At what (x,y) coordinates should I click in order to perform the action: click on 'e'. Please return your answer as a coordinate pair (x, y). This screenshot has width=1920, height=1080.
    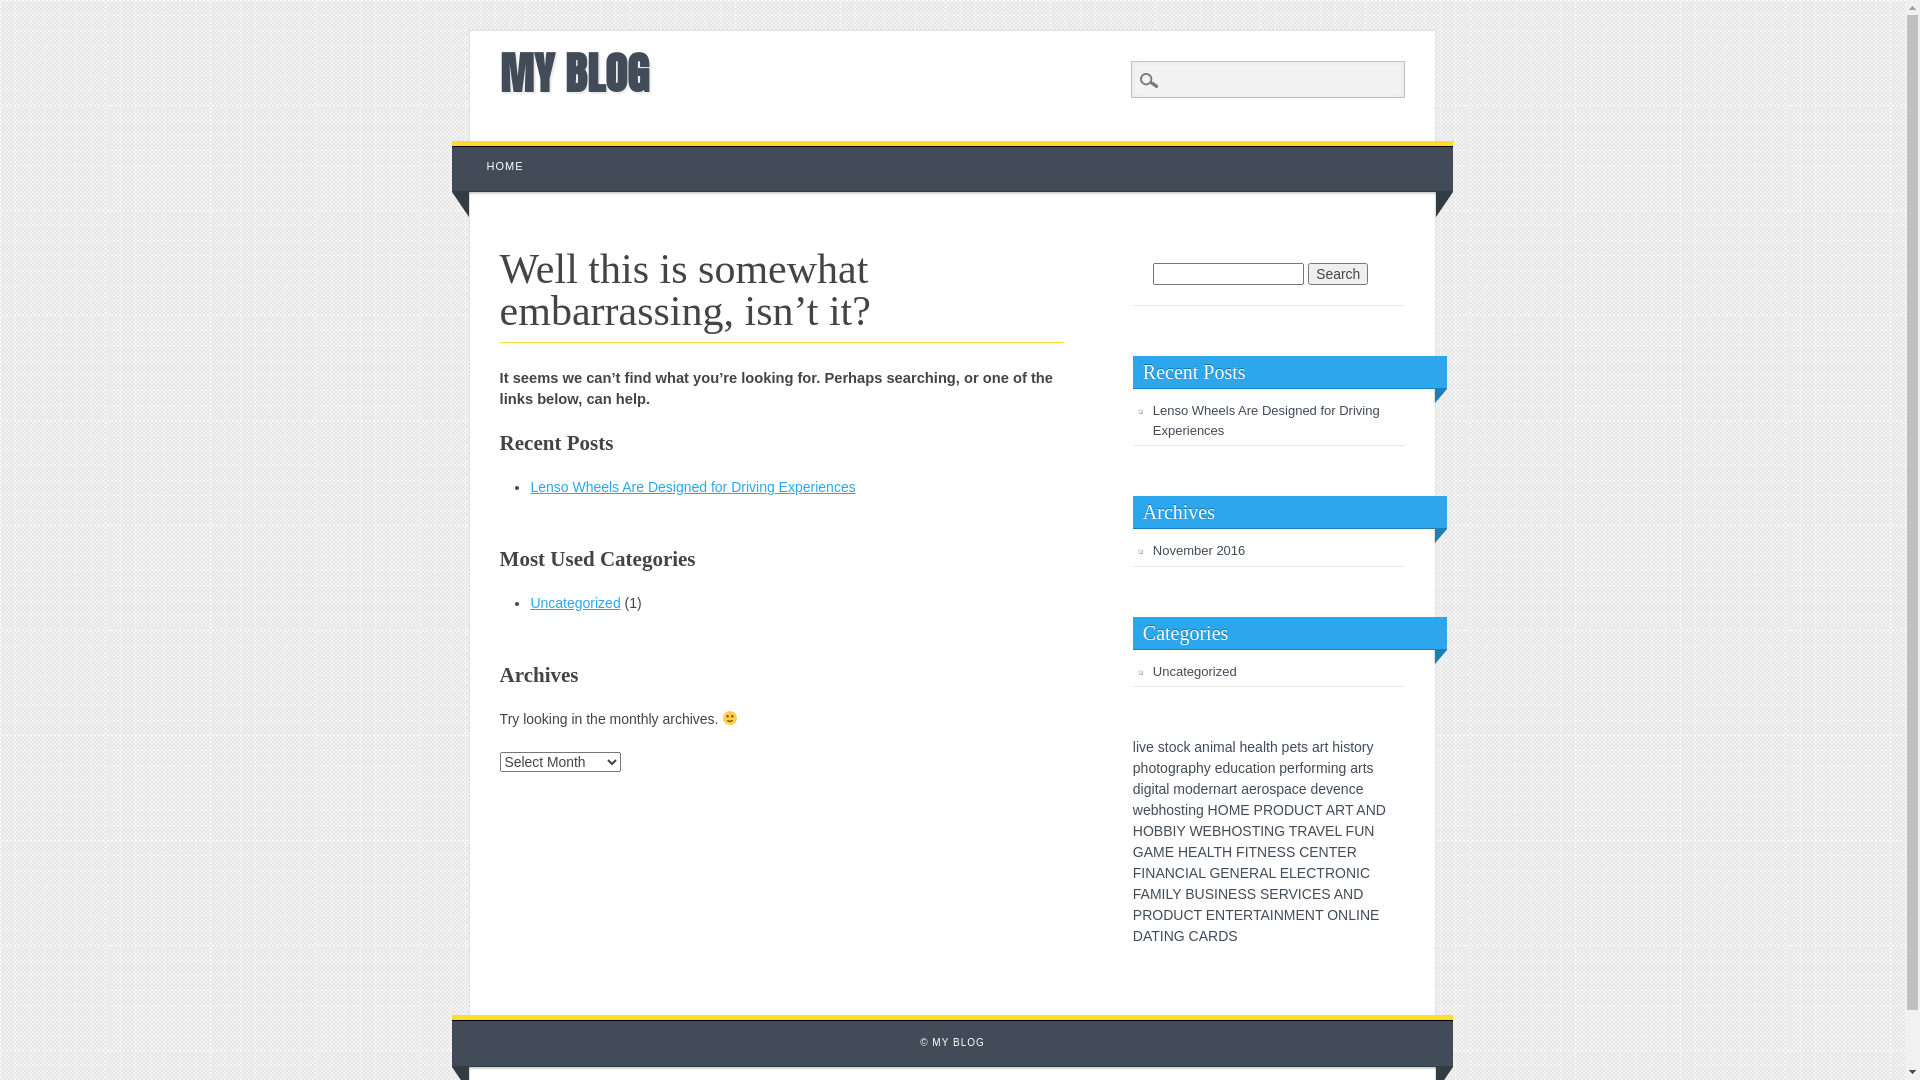
    Looking at the image, I should click on (1291, 766).